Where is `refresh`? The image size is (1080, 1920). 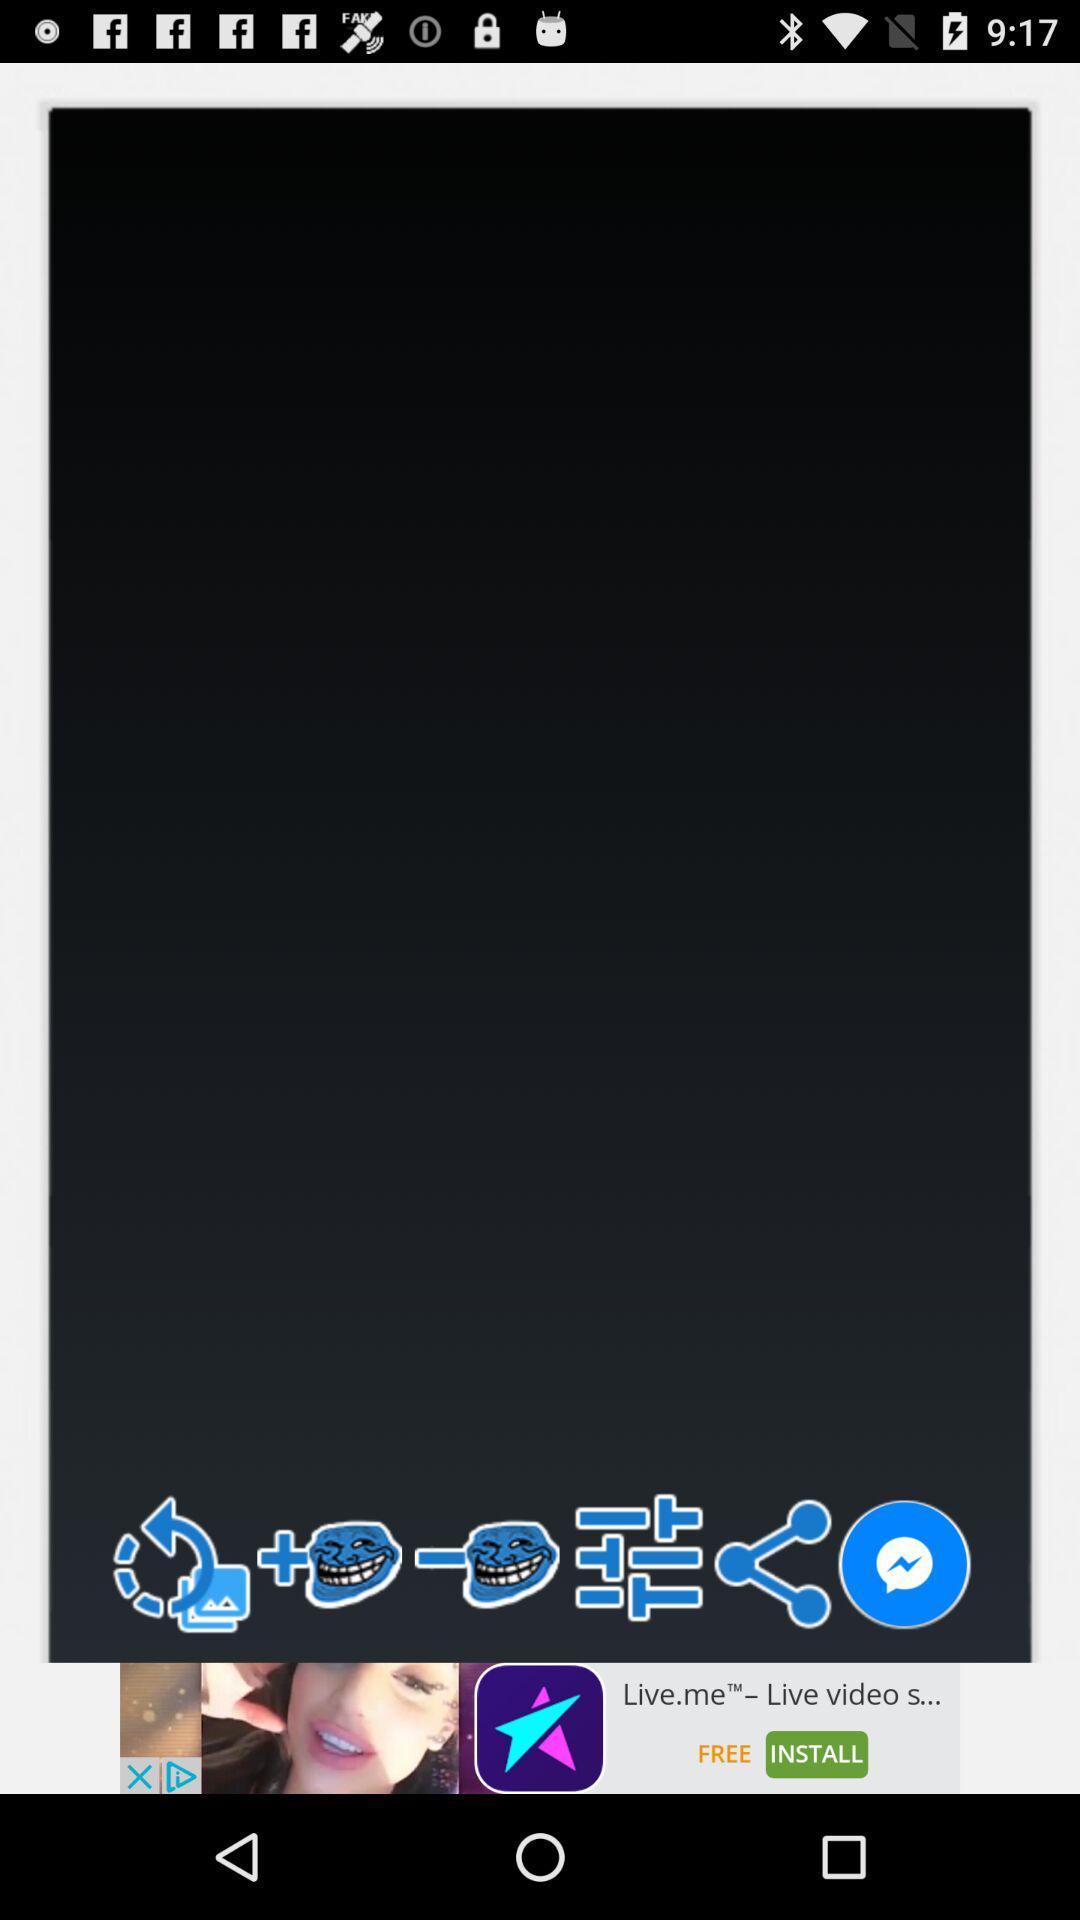 refresh is located at coordinates (178, 1563).